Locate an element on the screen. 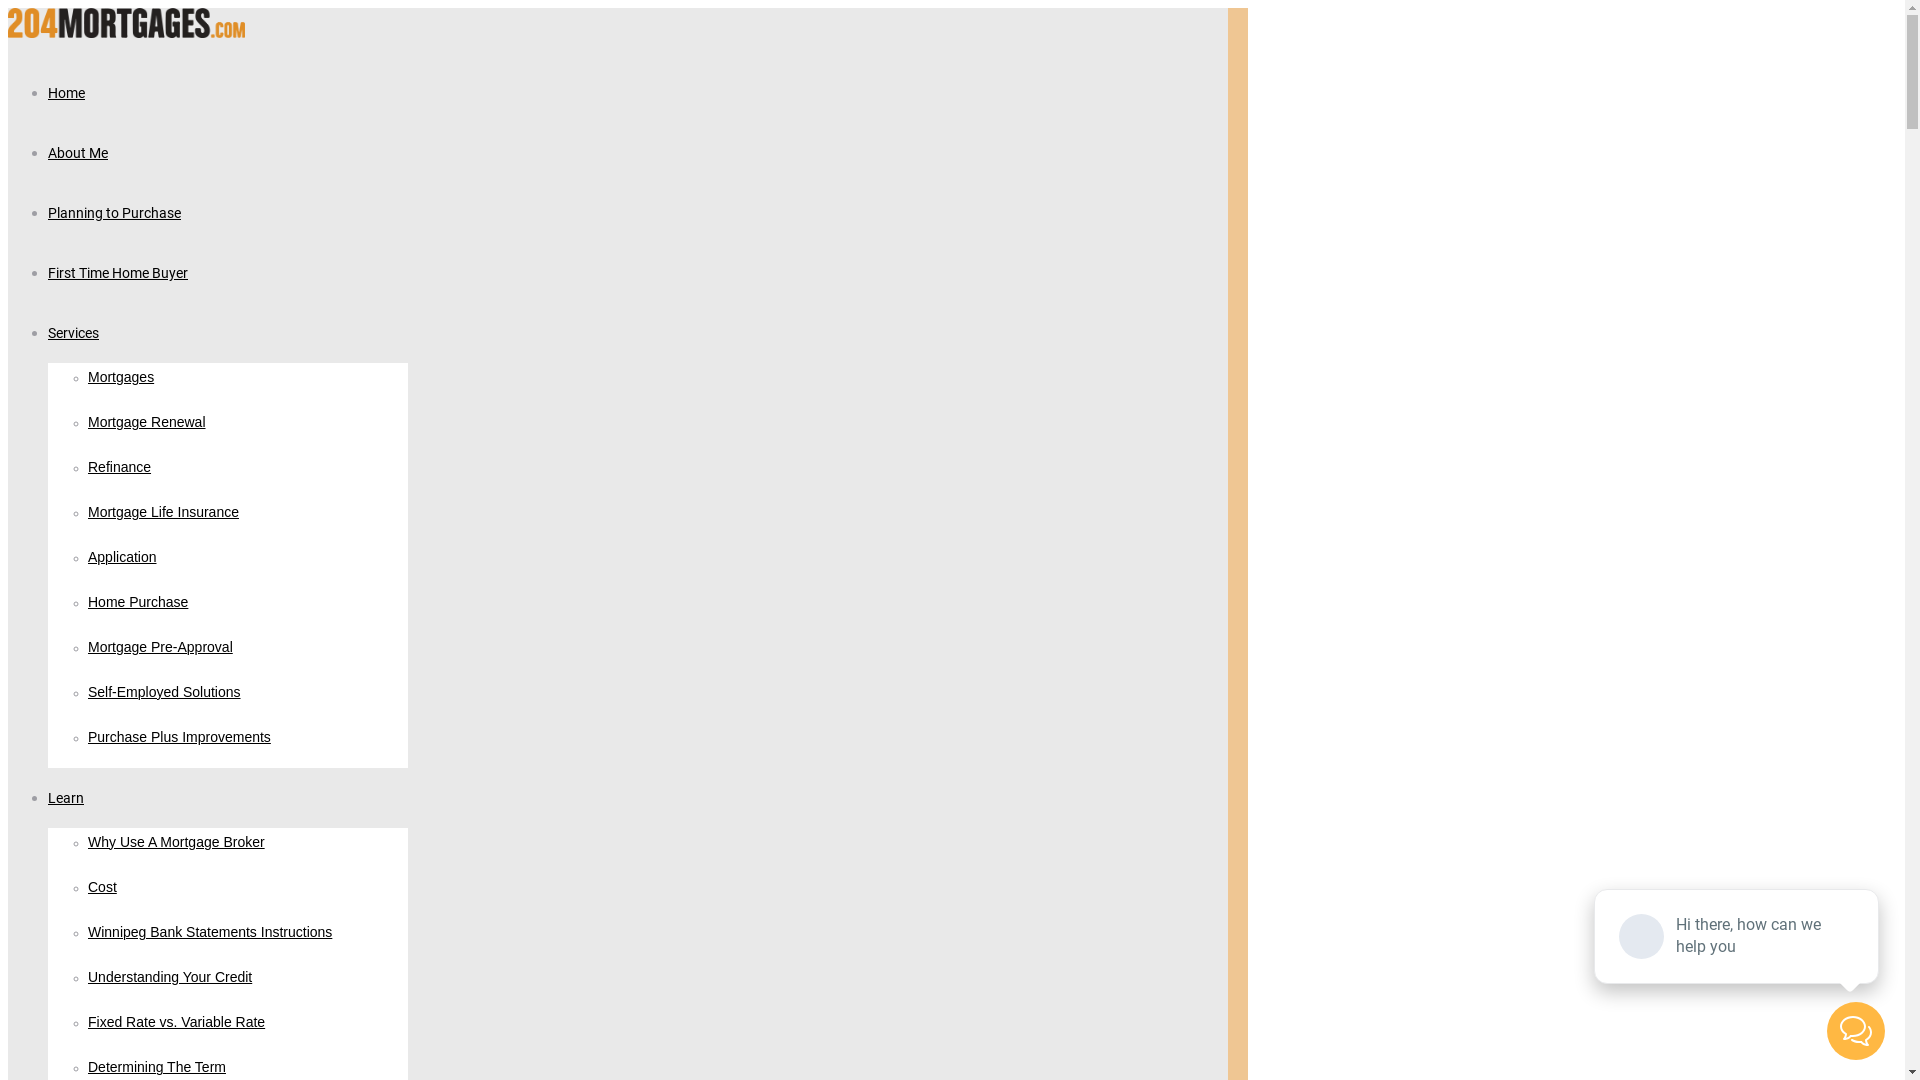  'Mortgage Life Insurance' is located at coordinates (163, 512).